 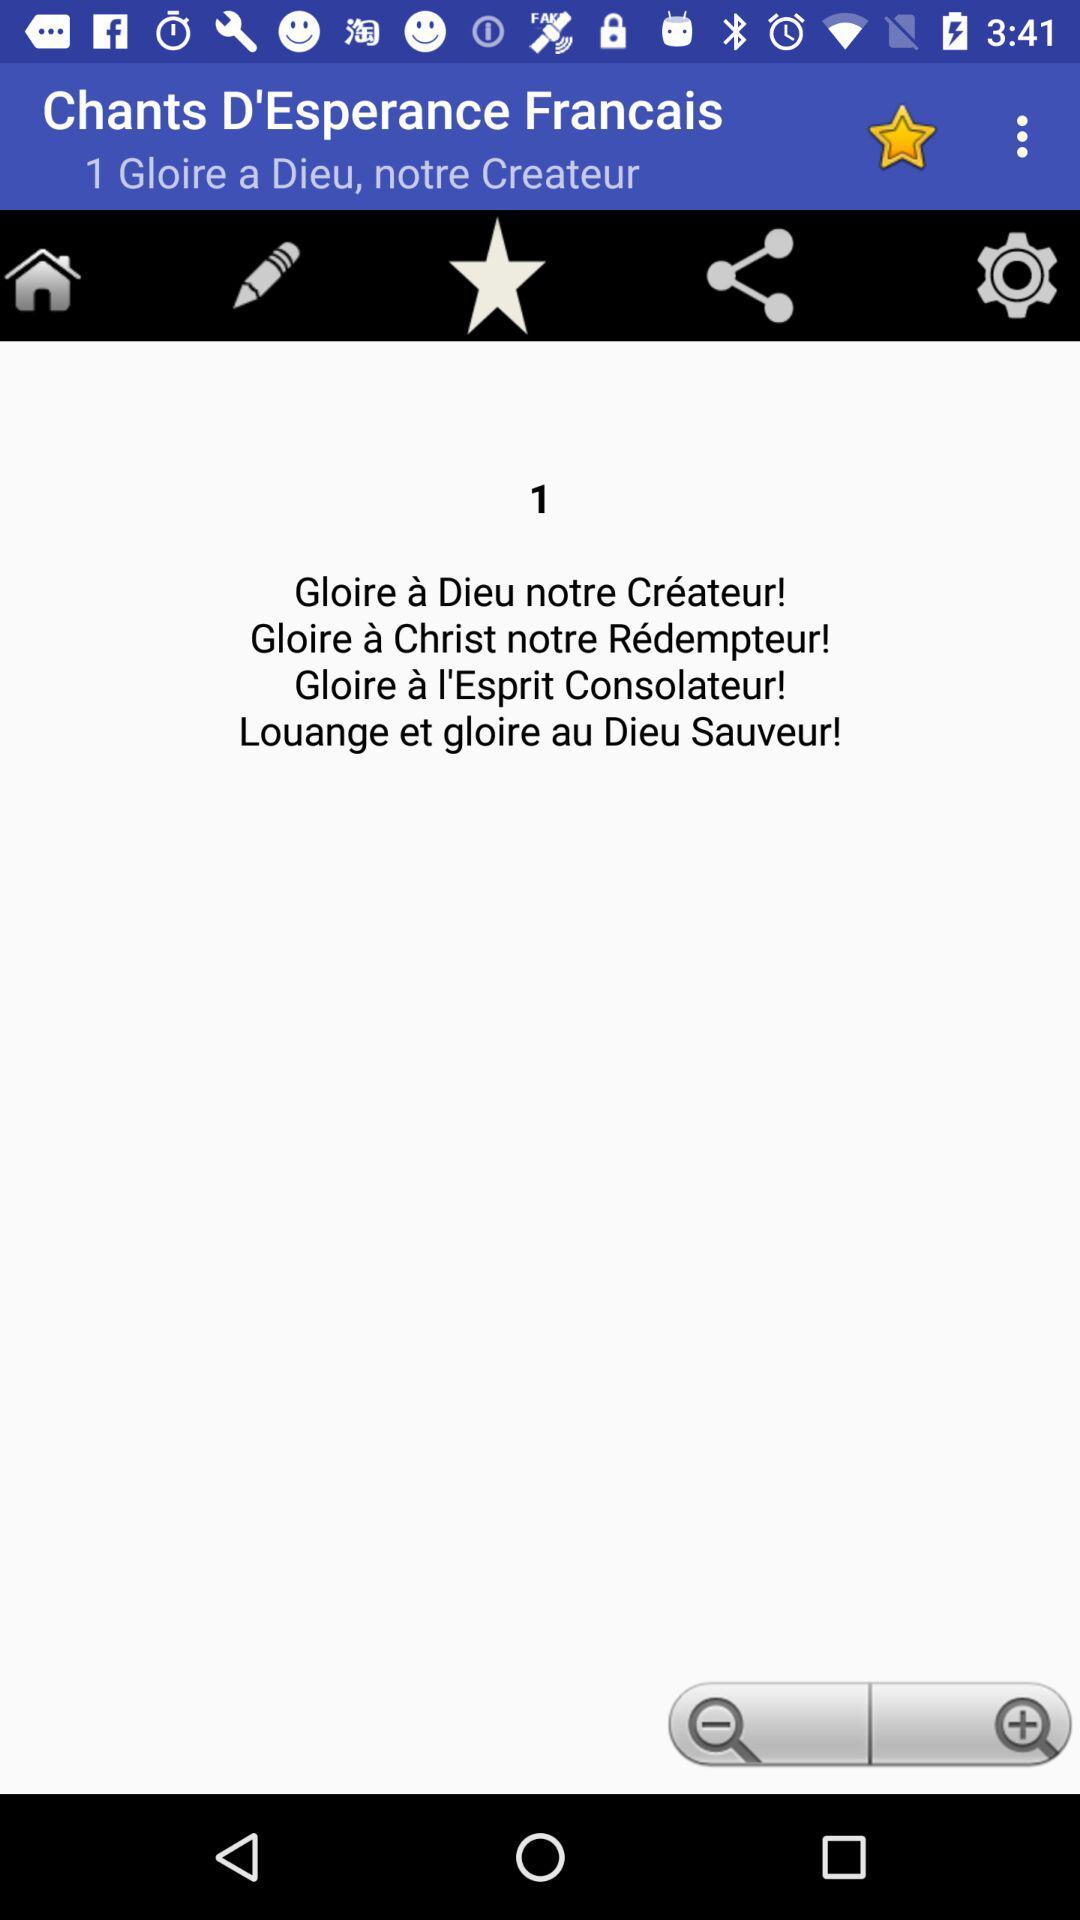 What do you see at coordinates (901, 135) in the screenshot?
I see `adding to favorite option` at bounding box center [901, 135].